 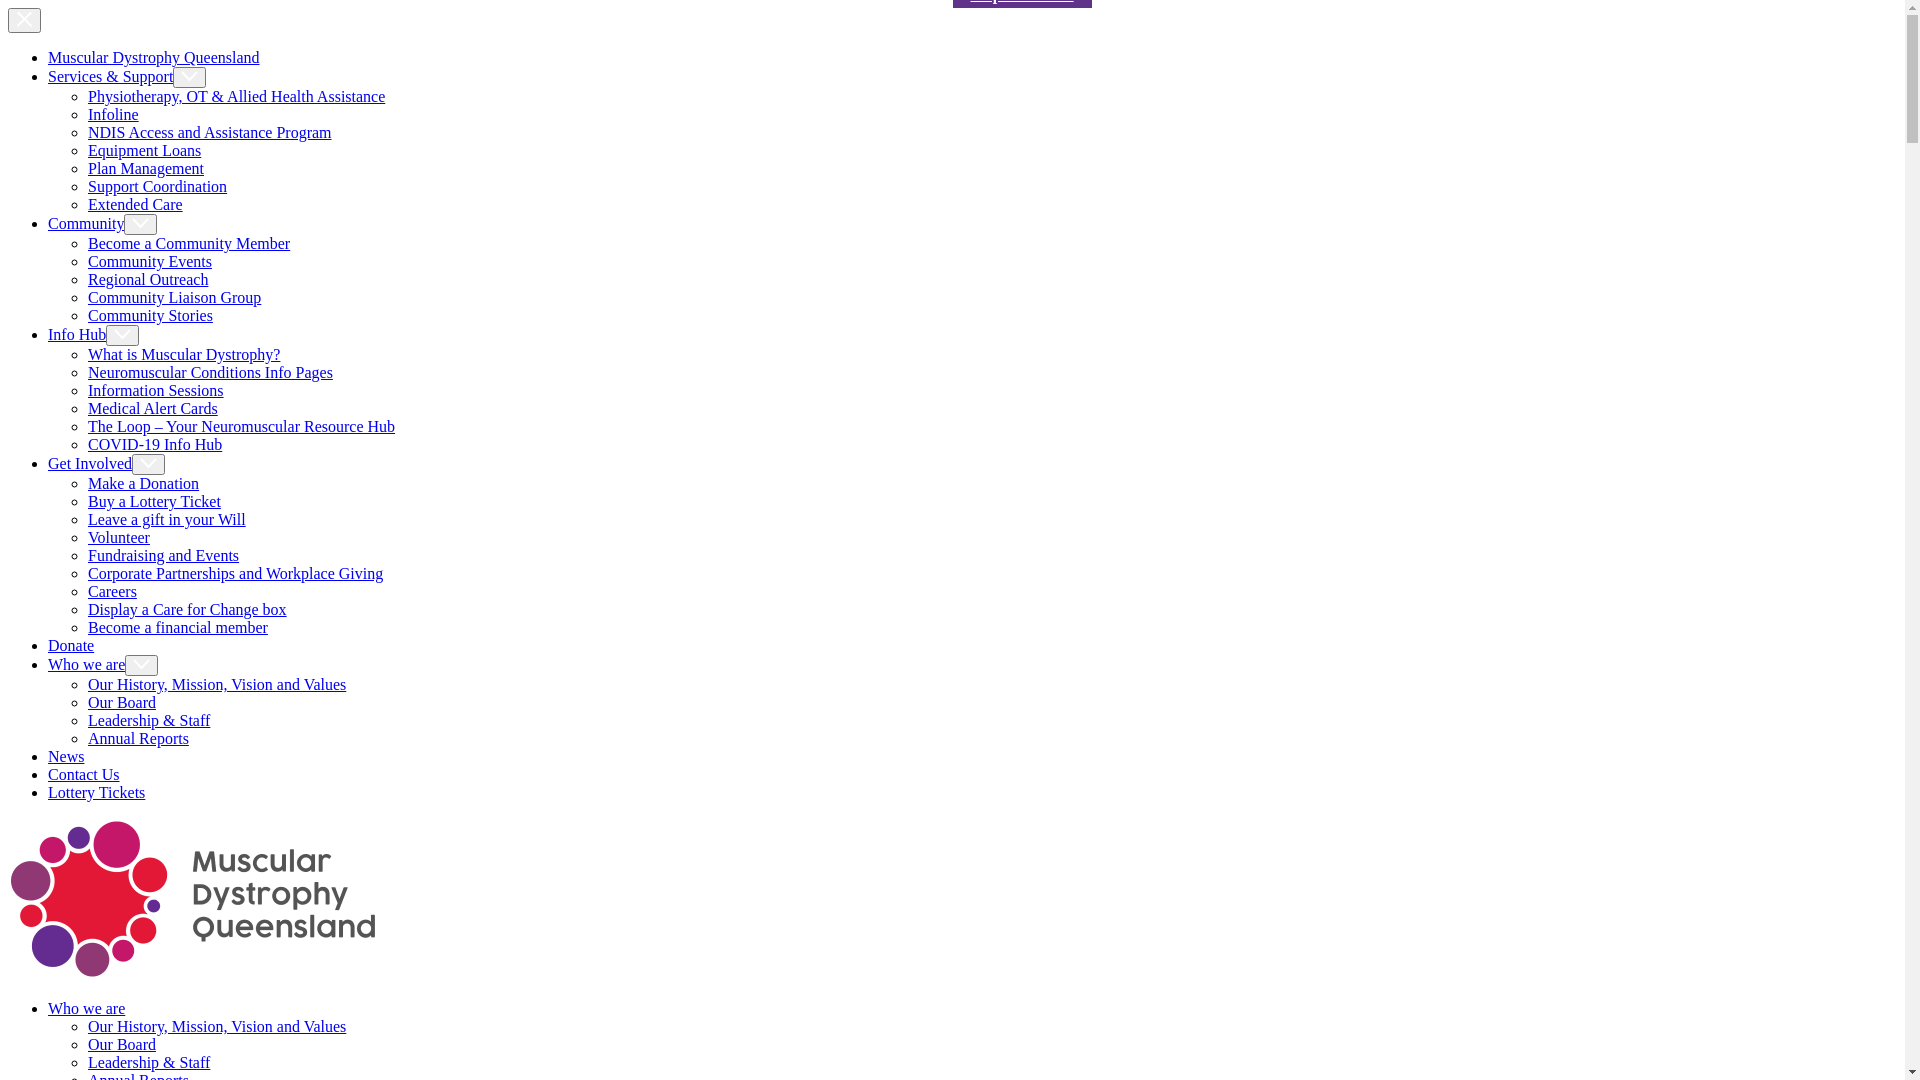 What do you see at coordinates (188, 242) in the screenshot?
I see `'Become a Community Member'` at bounding box center [188, 242].